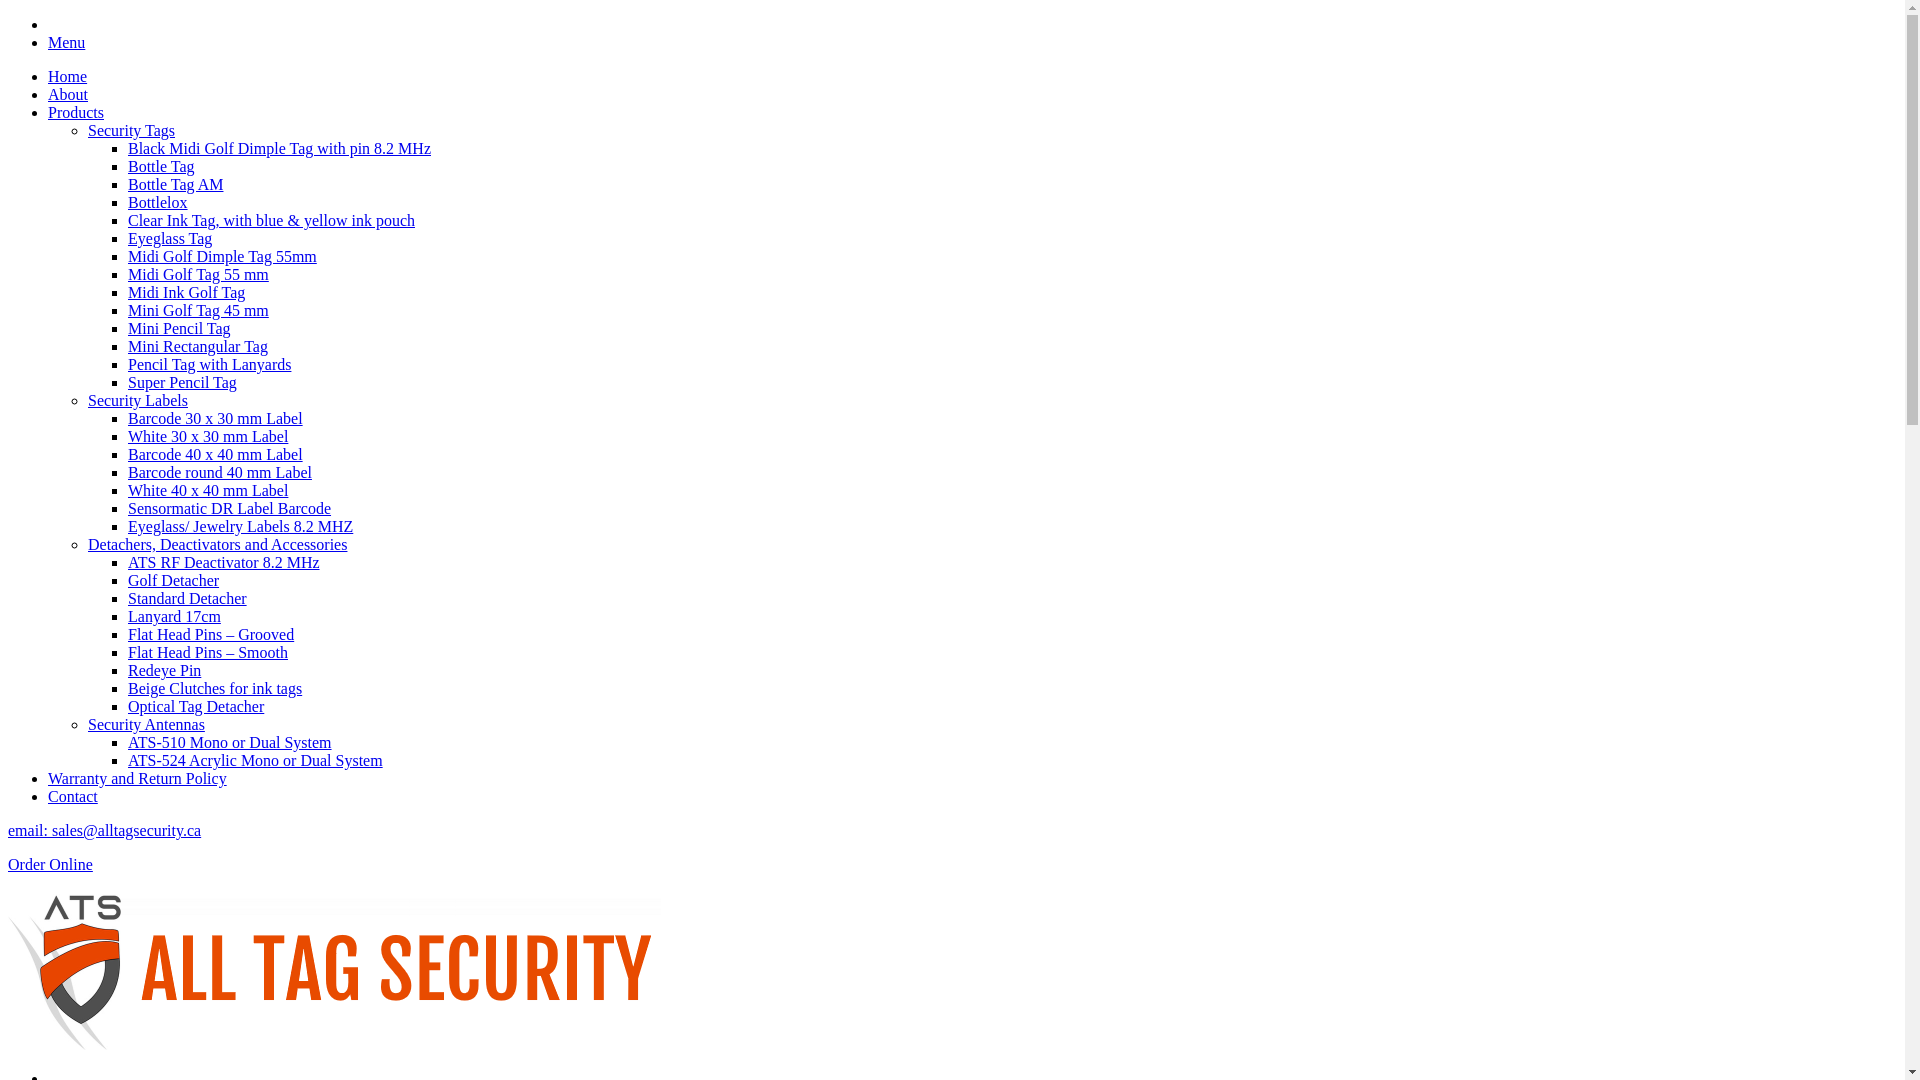  I want to click on 'Super Pencil Tag', so click(182, 382).